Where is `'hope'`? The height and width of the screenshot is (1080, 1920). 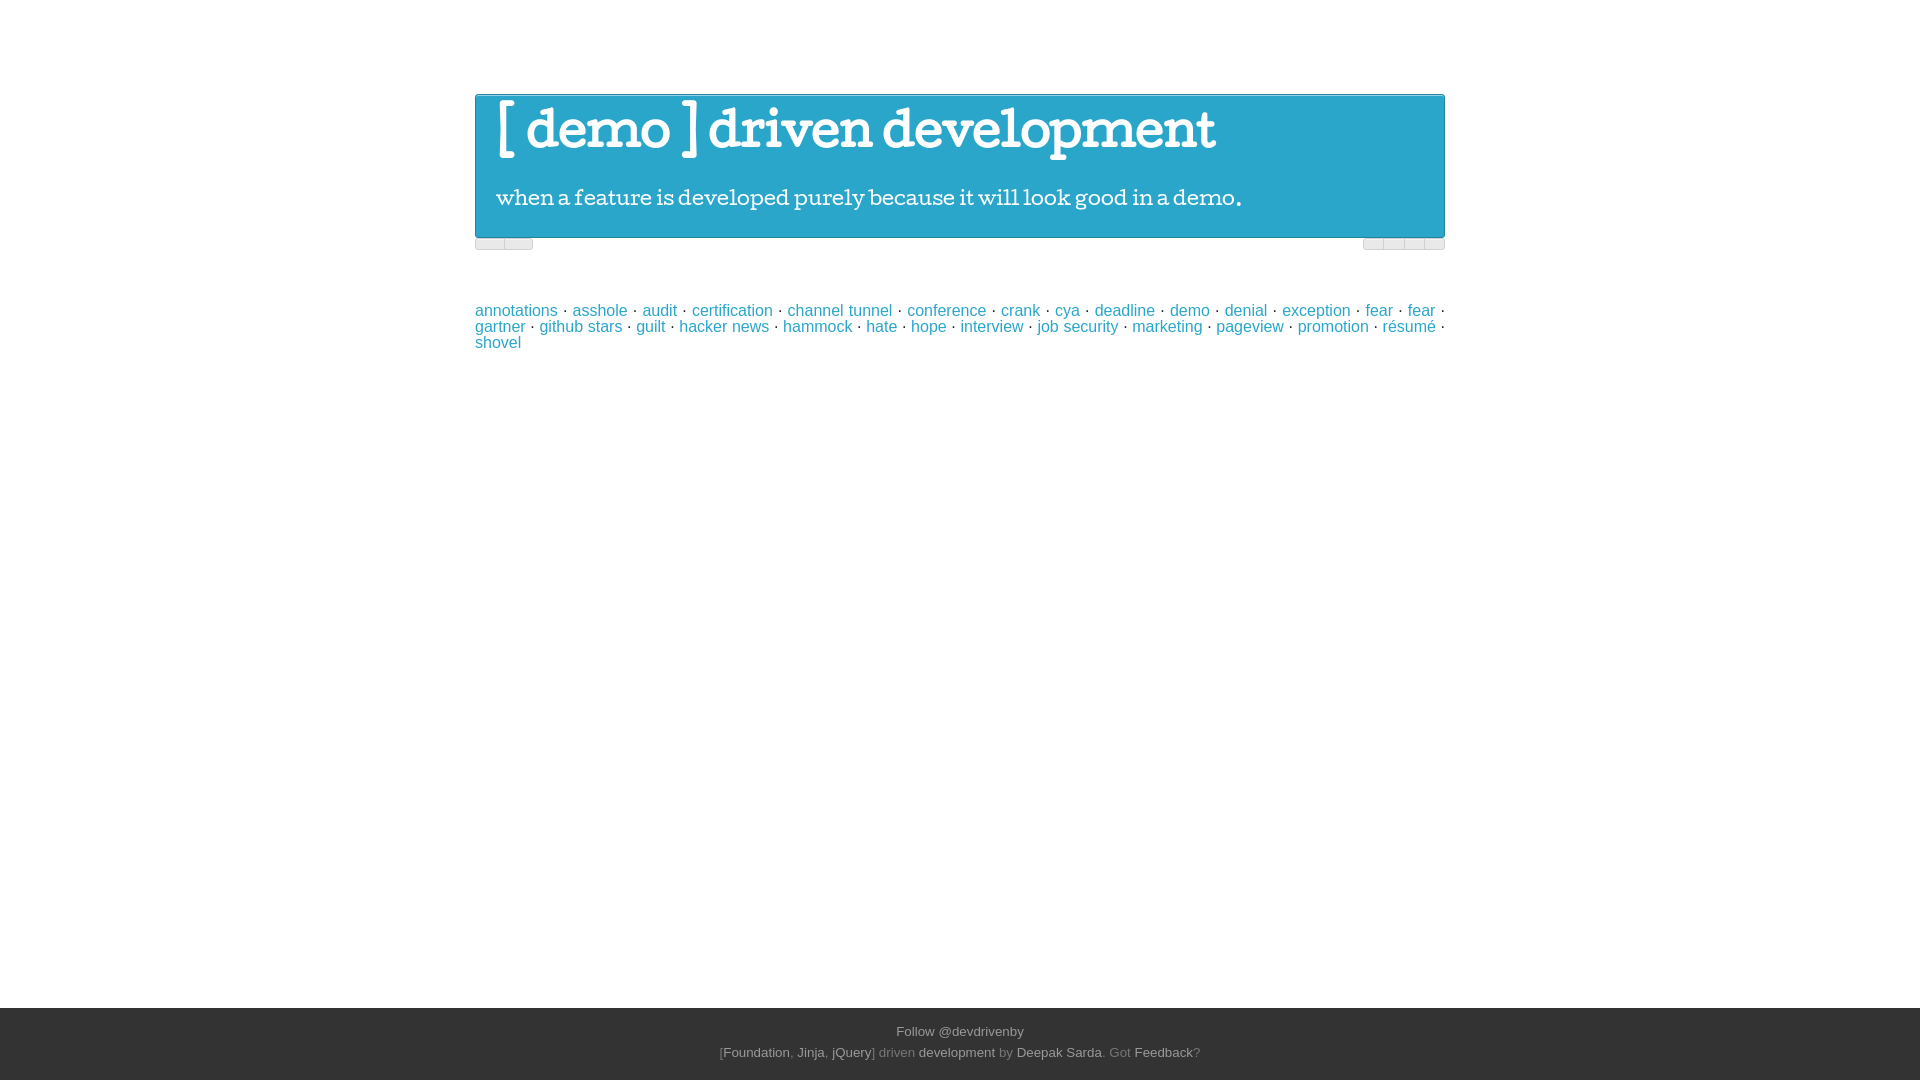 'hope' is located at coordinates (928, 325).